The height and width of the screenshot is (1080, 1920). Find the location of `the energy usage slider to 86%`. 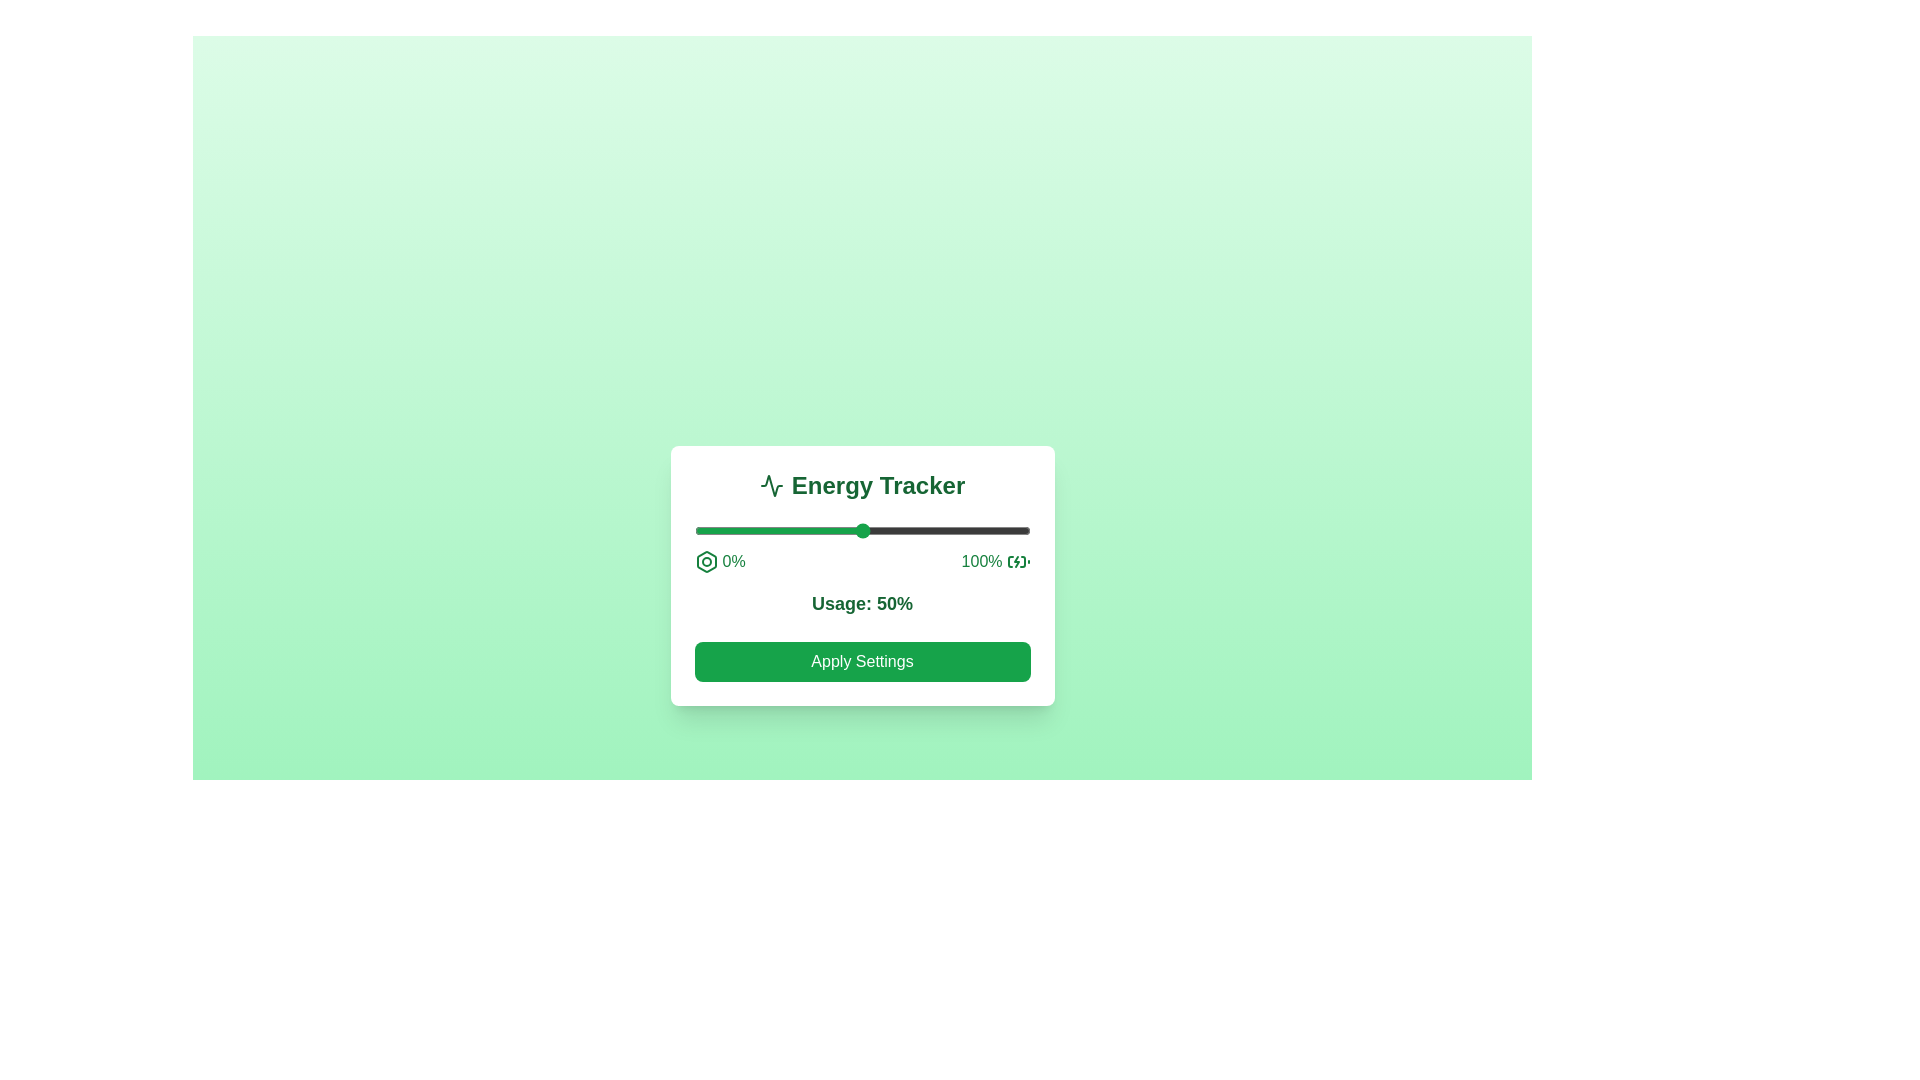

the energy usage slider to 86% is located at coordinates (983, 530).